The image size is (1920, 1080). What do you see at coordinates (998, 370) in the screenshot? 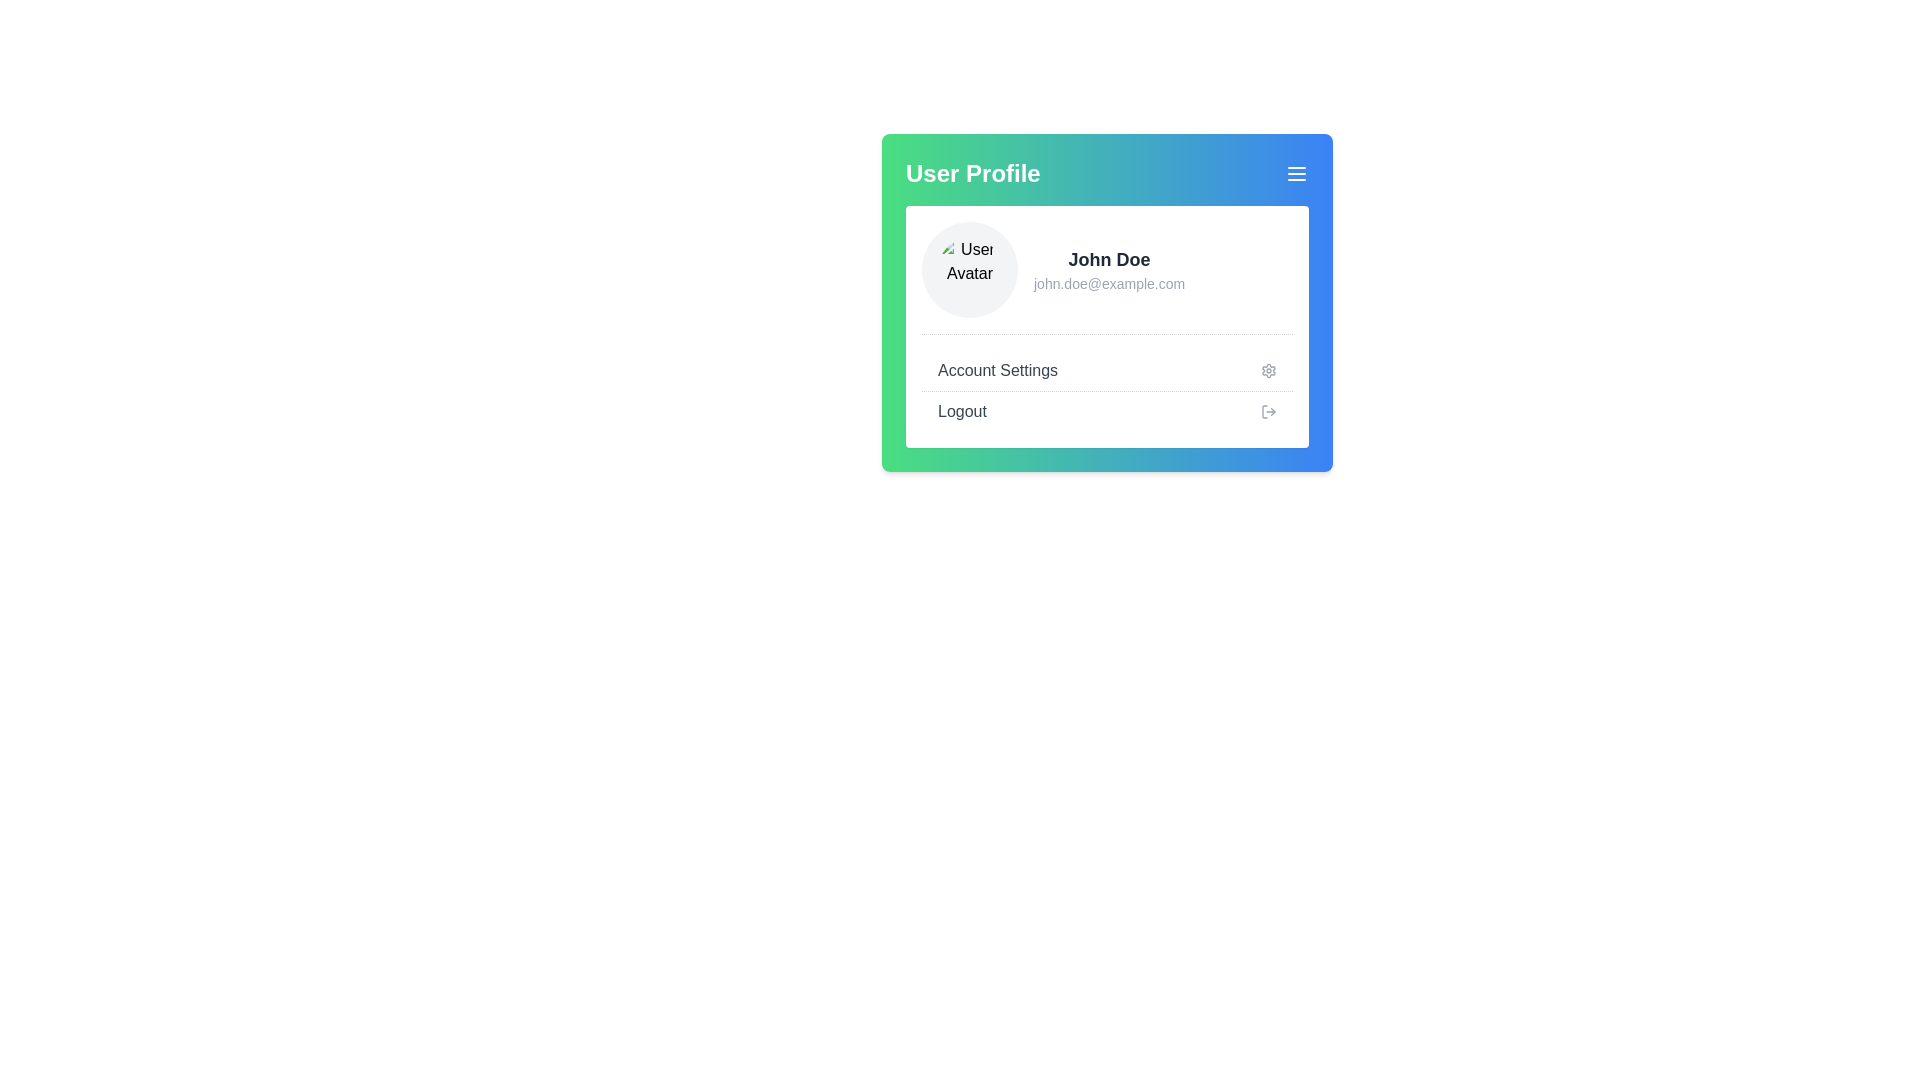
I see `the account settings label located above the 'Logout' option` at bounding box center [998, 370].